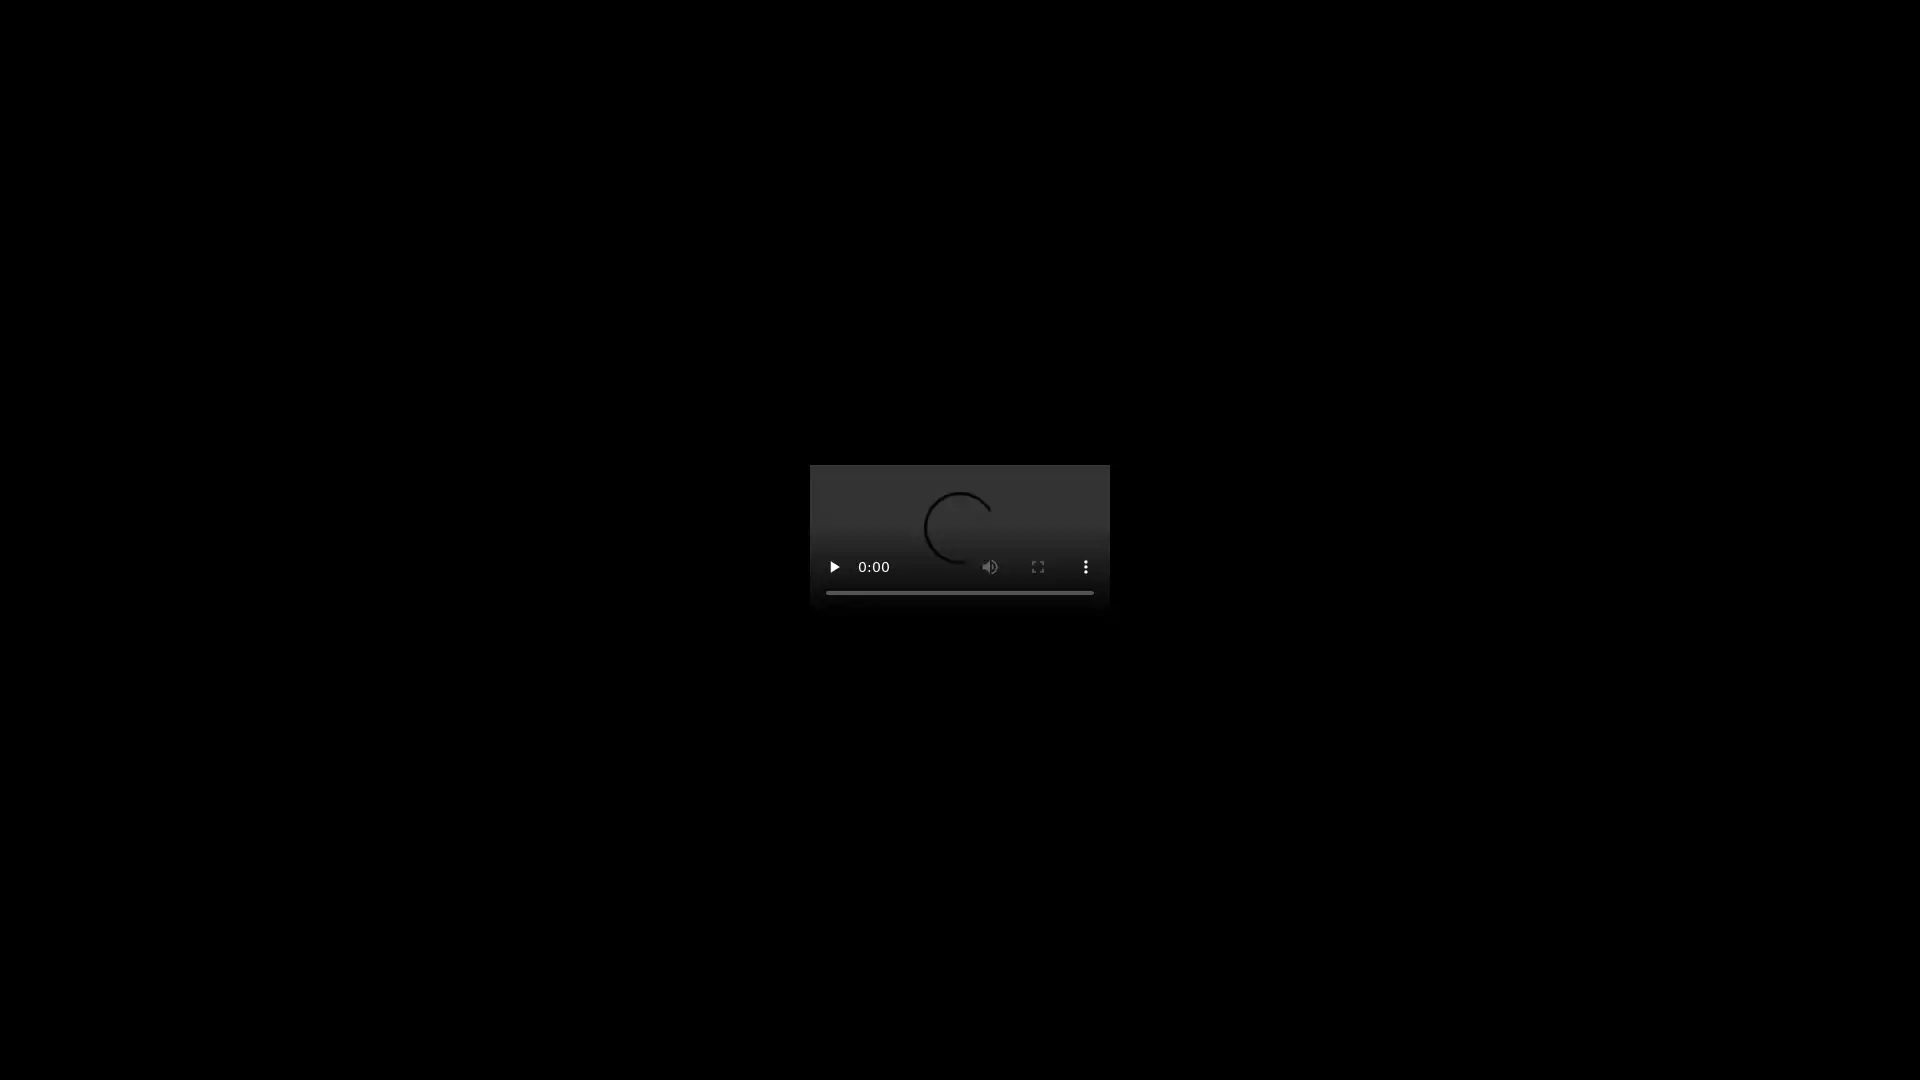  What do you see at coordinates (834, 567) in the screenshot?
I see `play` at bounding box center [834, 567].